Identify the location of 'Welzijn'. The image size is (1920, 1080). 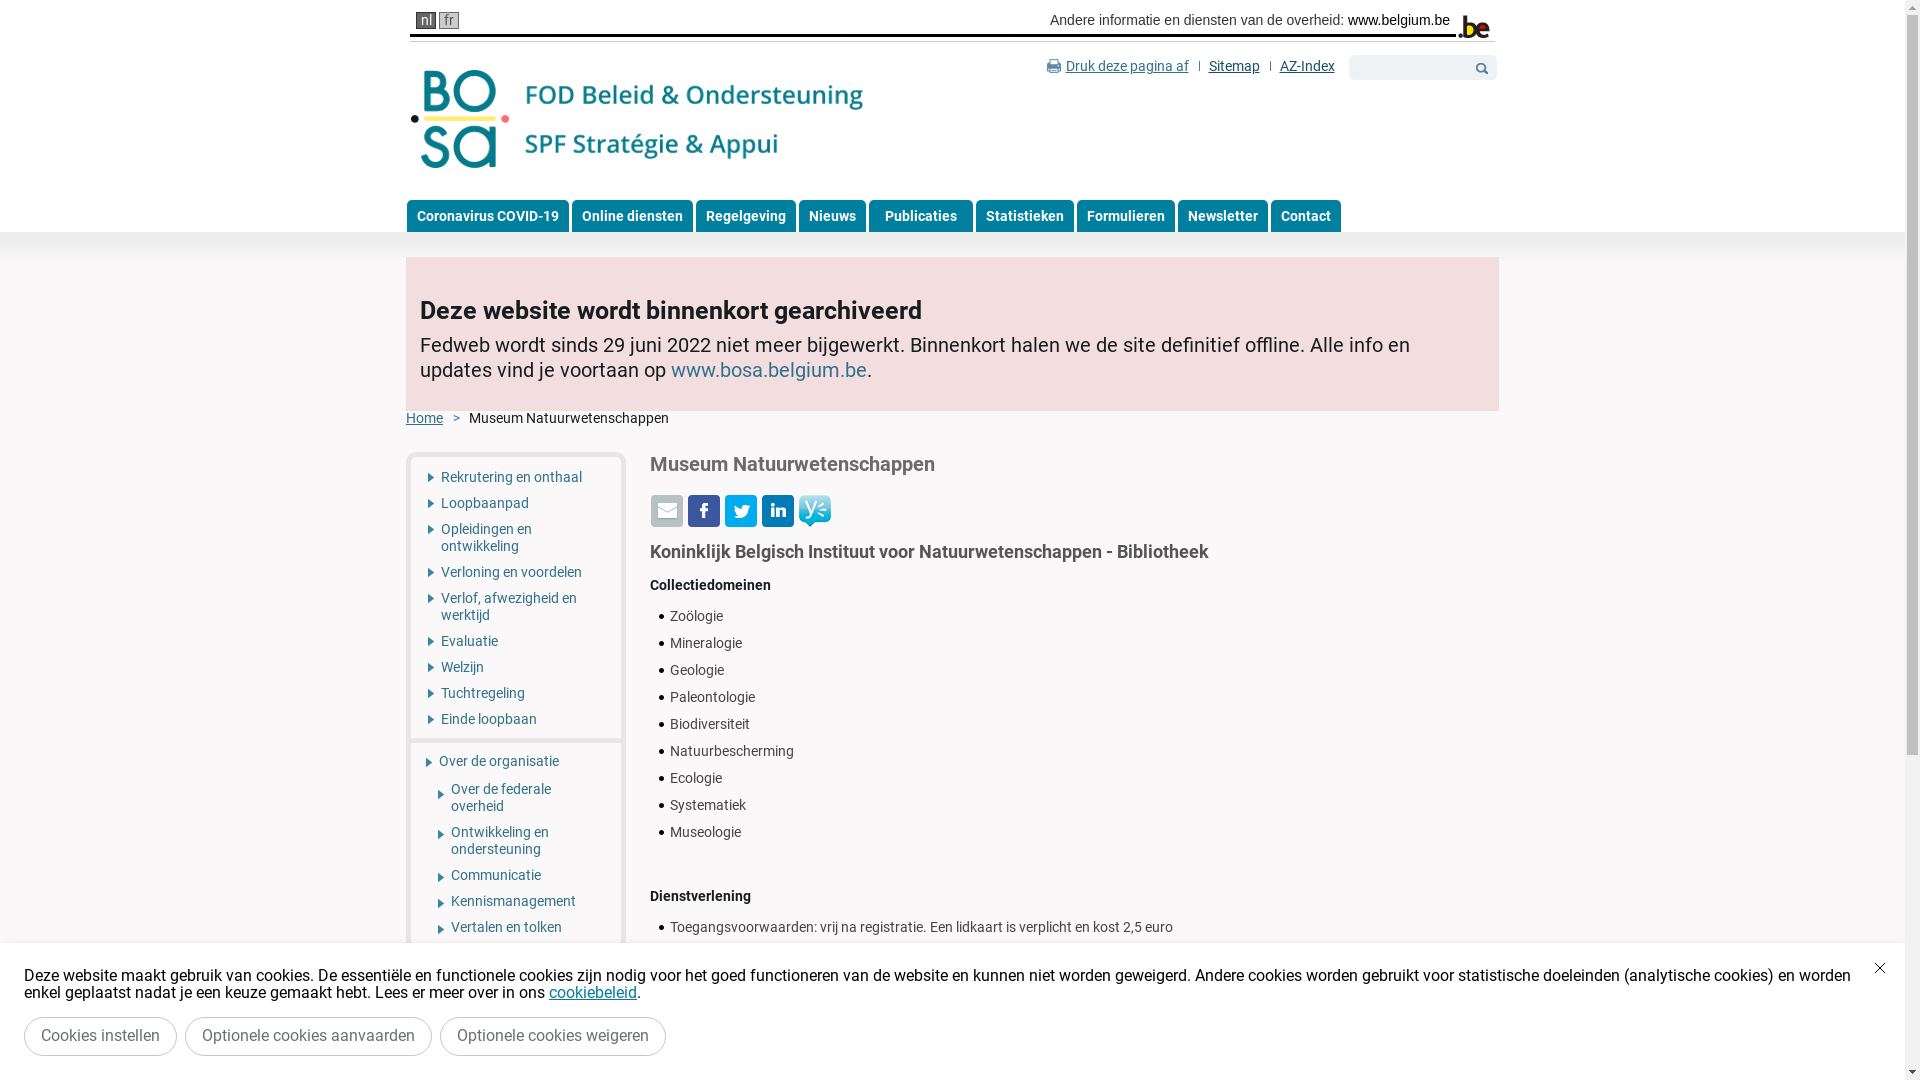
(410, 667).